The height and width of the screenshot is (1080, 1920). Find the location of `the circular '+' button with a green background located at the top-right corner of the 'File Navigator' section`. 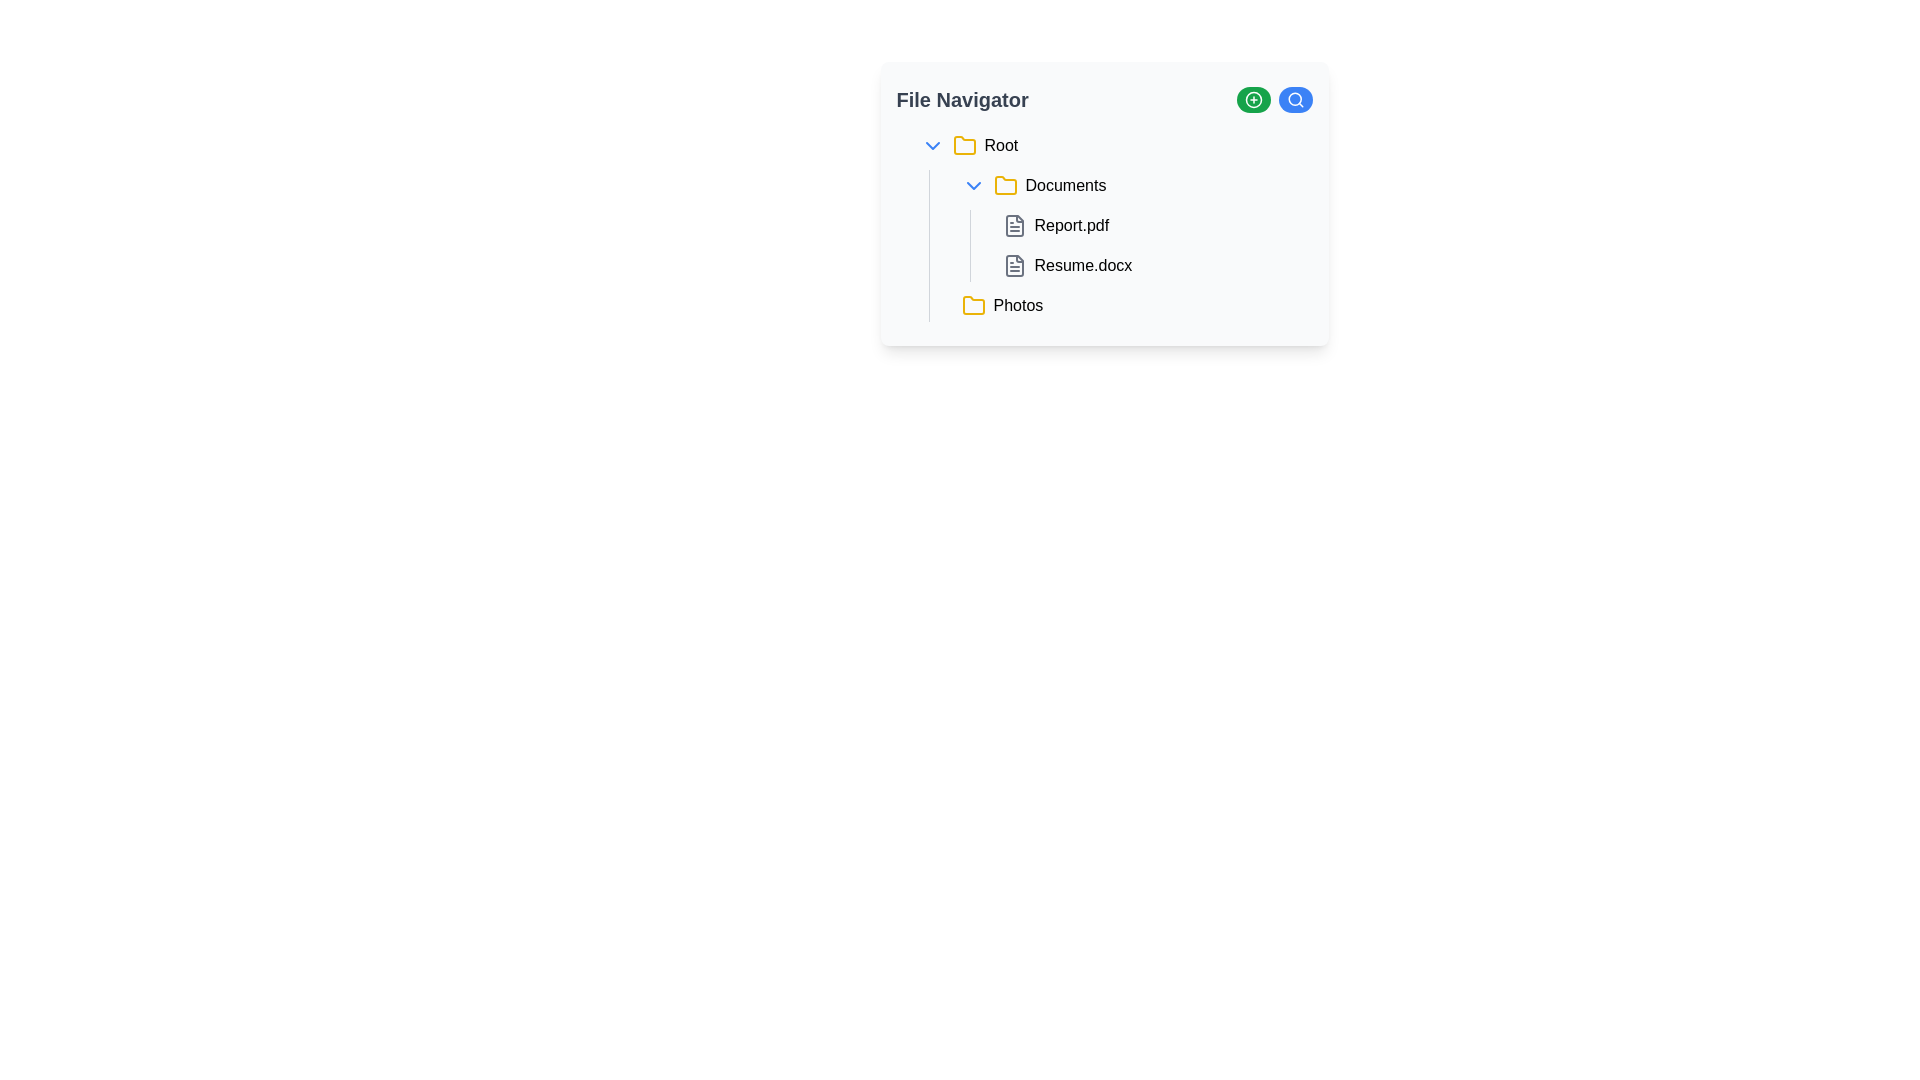

the circular '+' button with a green background located at the top-right corner of the 'File Navigator' section is located at coordinates (1252, 100).